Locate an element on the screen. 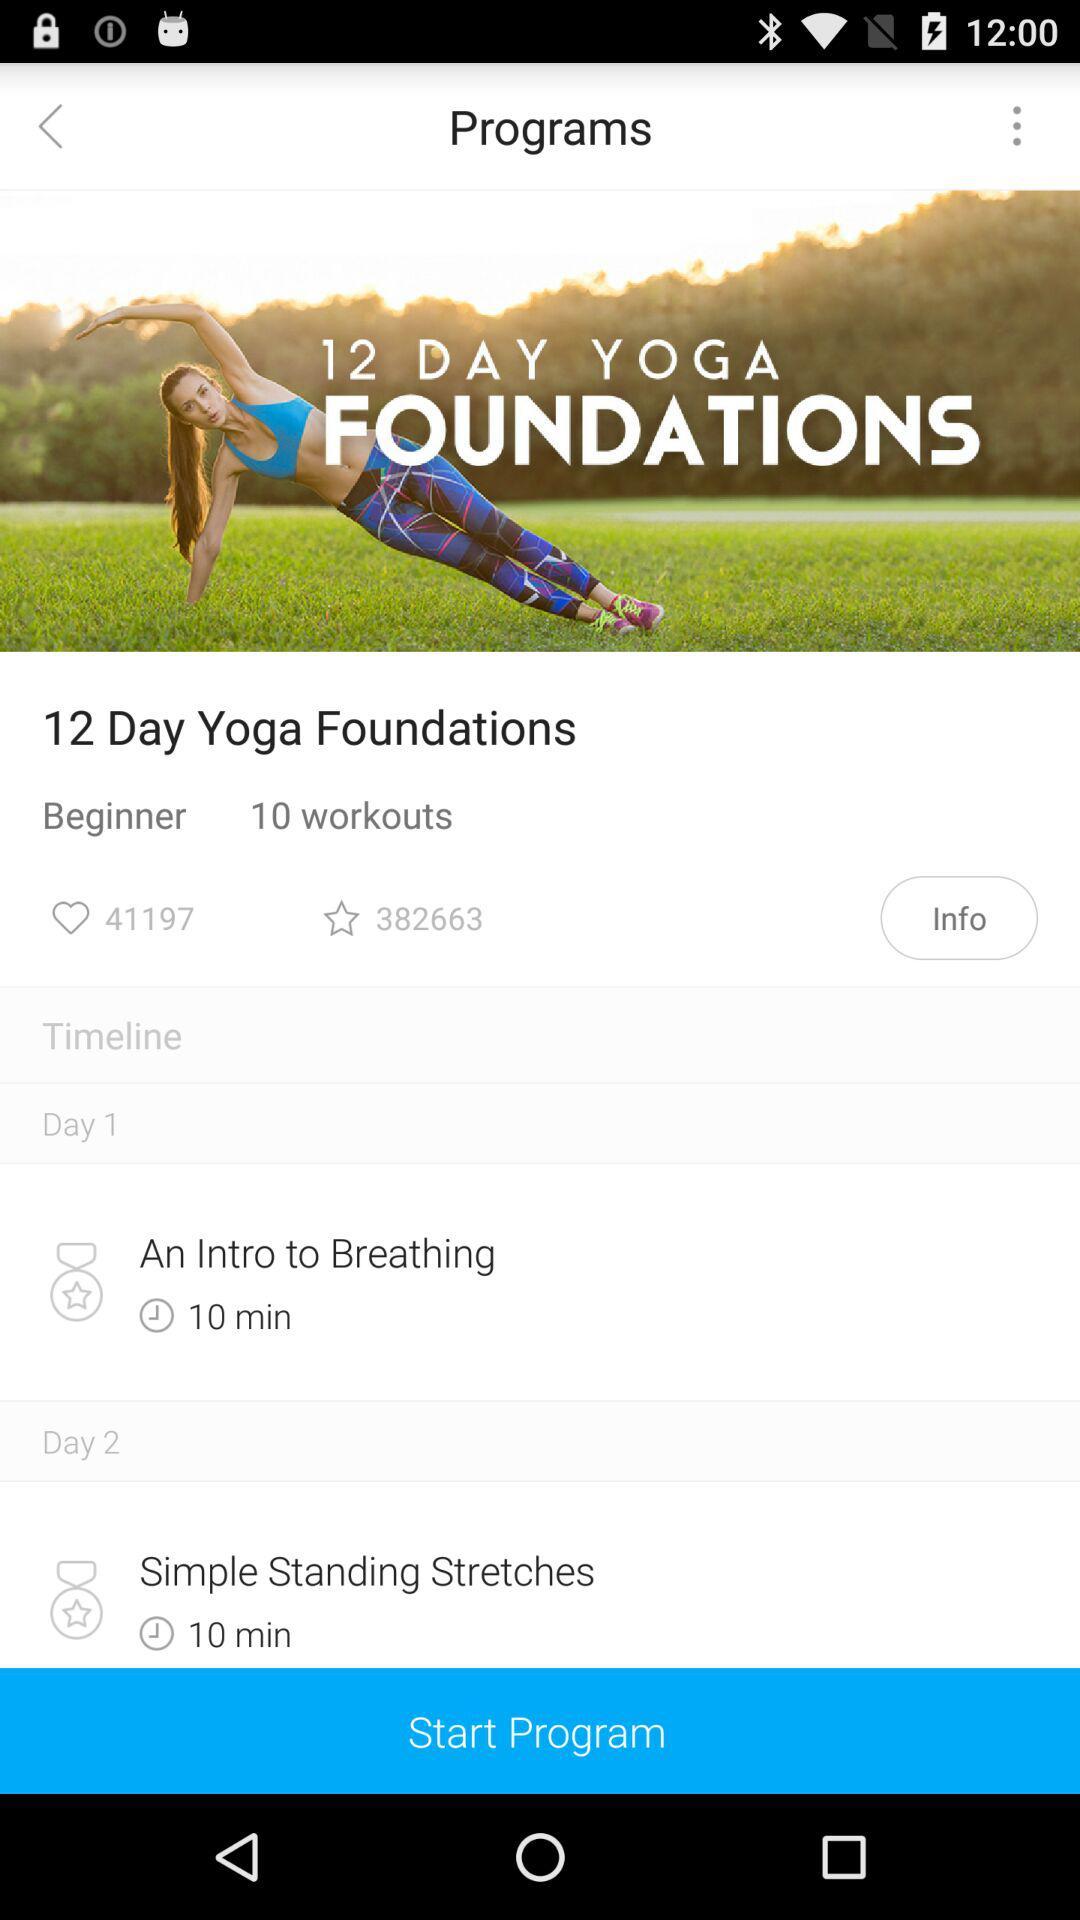 The width and height of the screenshot is (1080, 1920). open menu is located at coordinates (1017, 124).